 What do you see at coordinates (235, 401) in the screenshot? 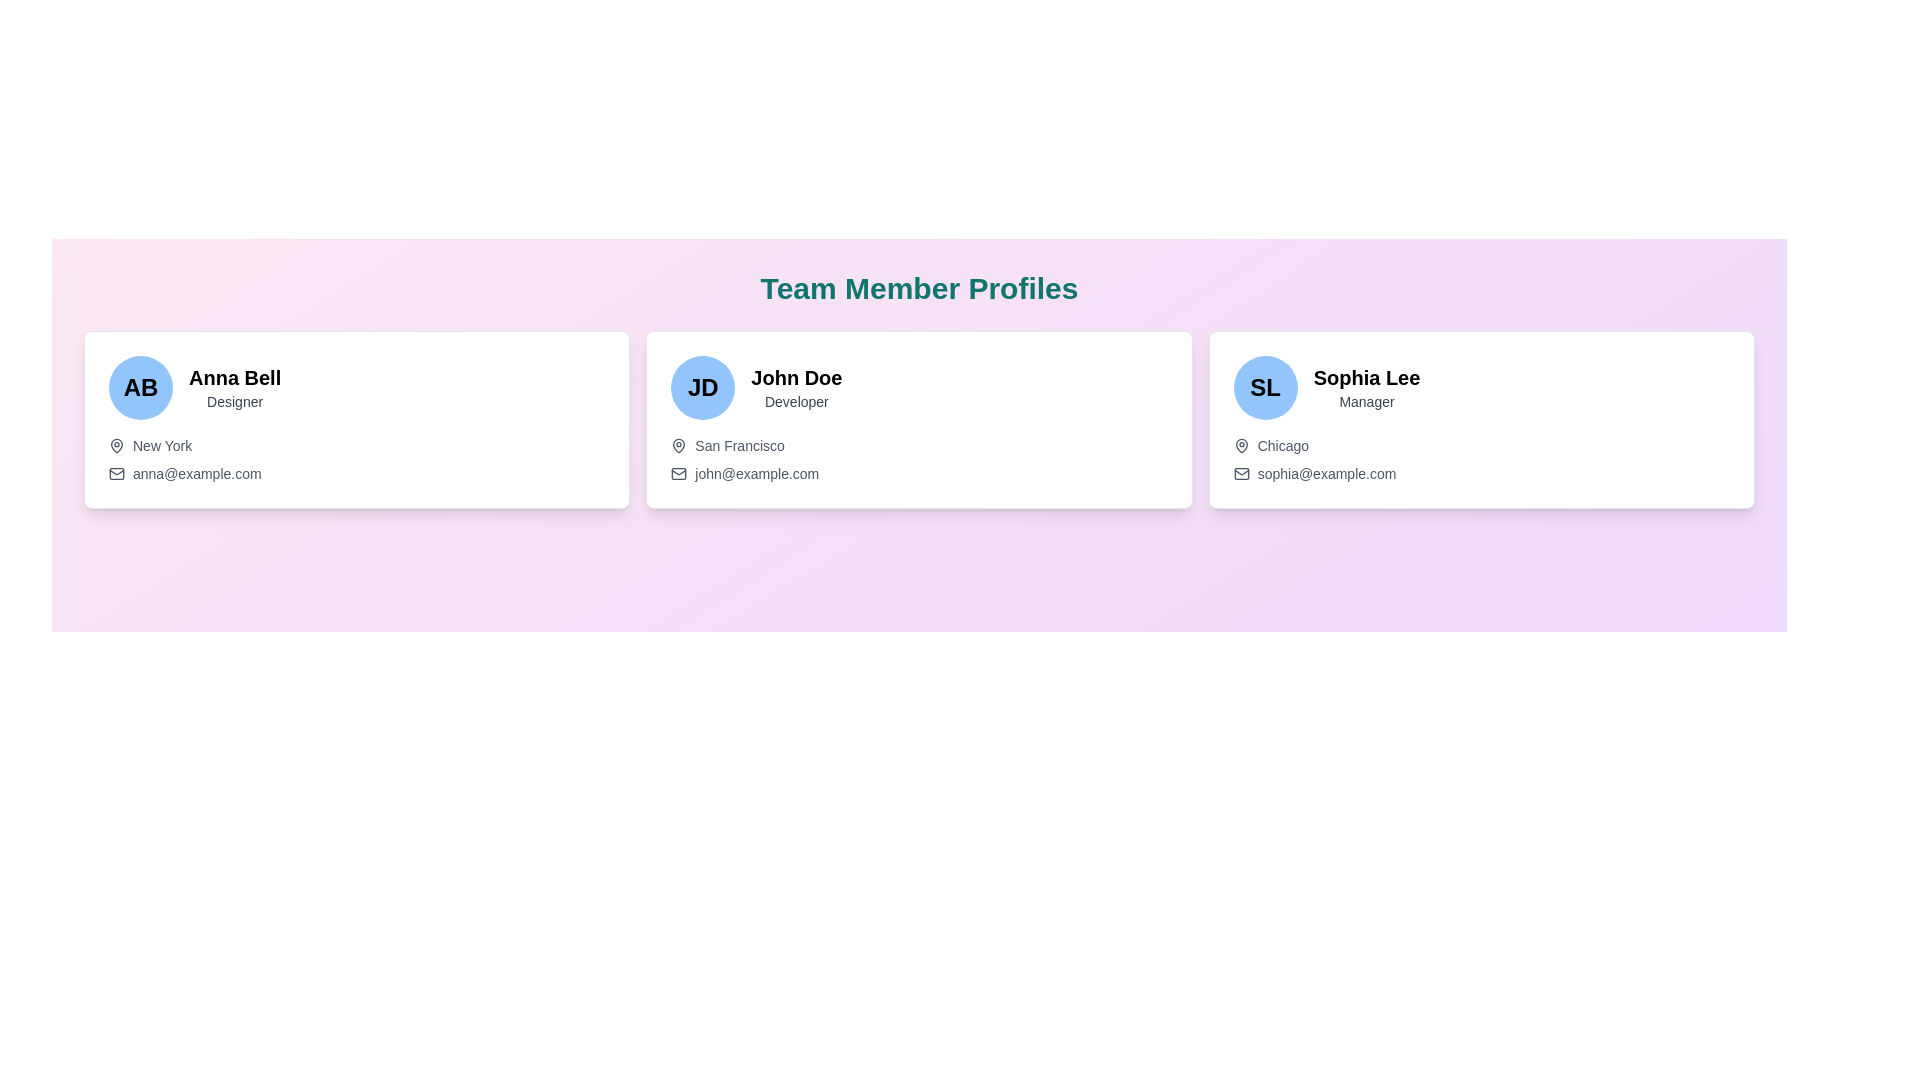
I see `informational text label indicating the profession or role of Anna Bell, located under her name within the profile card` at bounding box center [235, 401].